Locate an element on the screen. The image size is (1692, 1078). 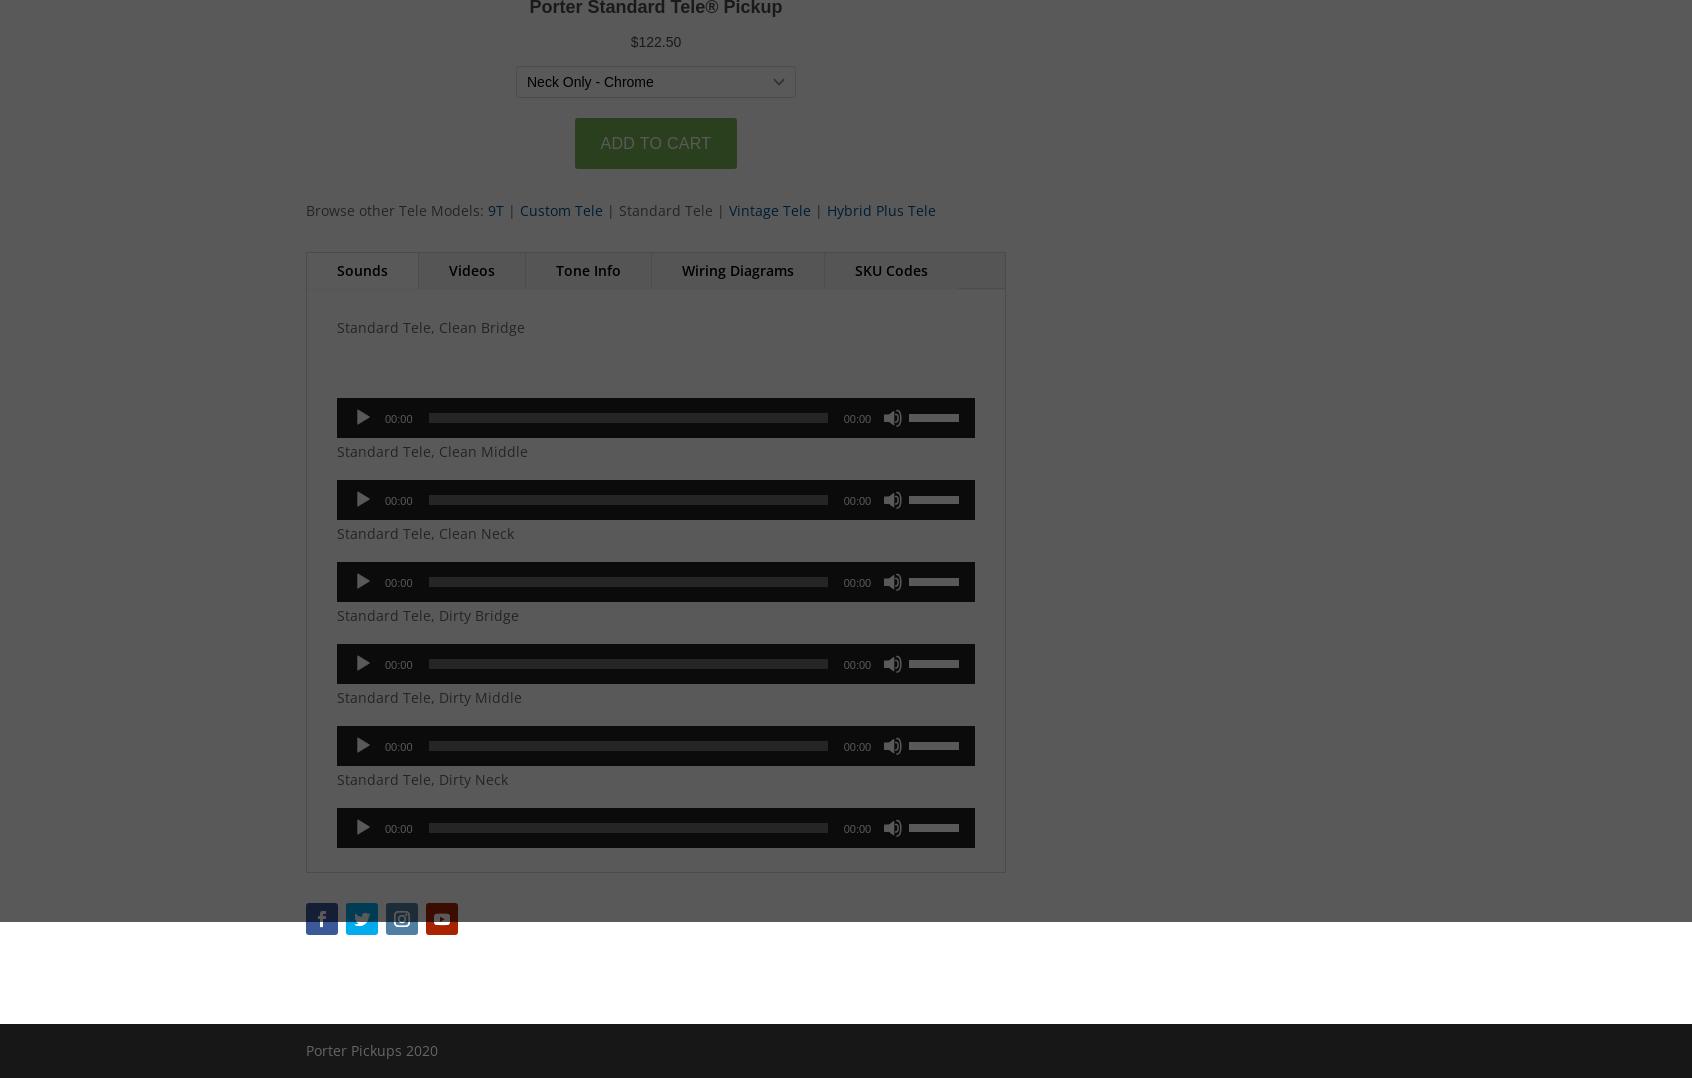
'Porter Pickups 2020' is located at coordinates (372, 1049).